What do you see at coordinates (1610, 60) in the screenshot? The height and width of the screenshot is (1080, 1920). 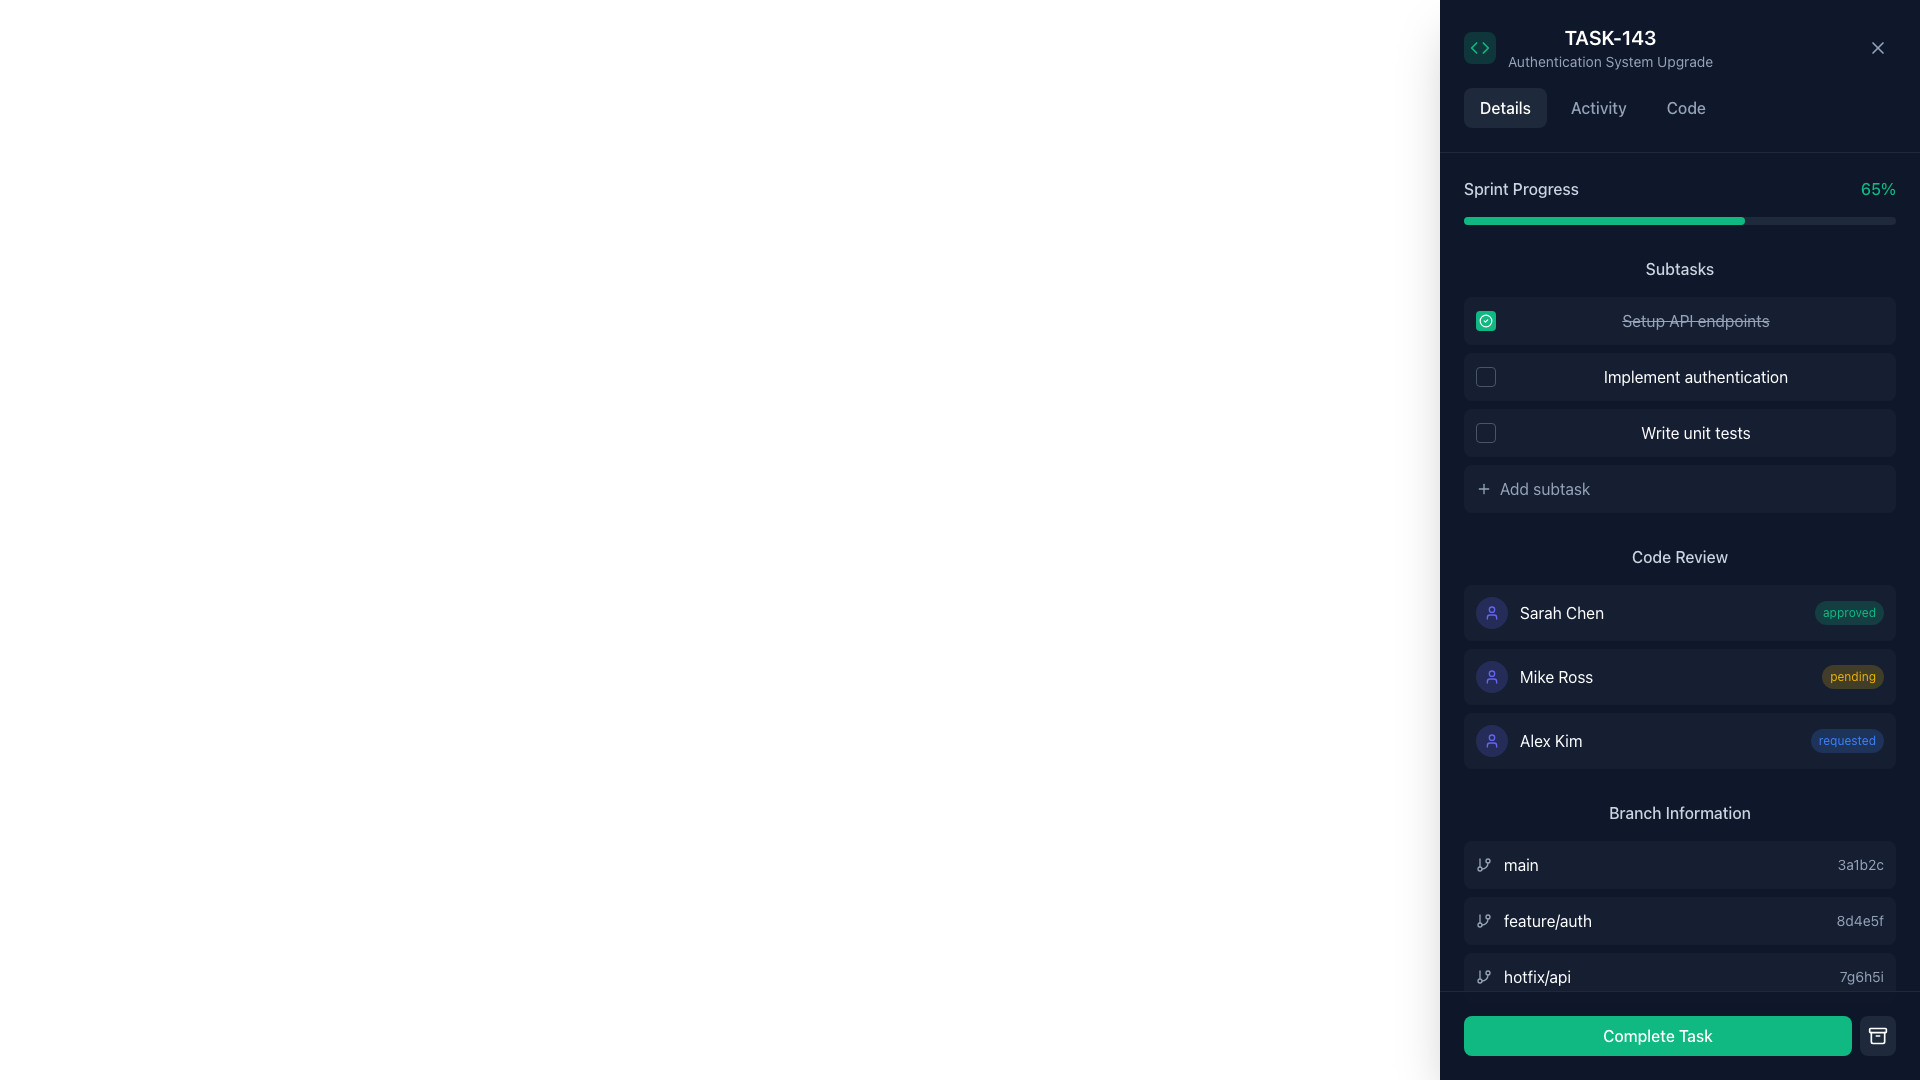 I see `the text label displaying 'Authentication System Upgrade', which is located directly below the 'TASK-143' title in the panel` at bounding box center [1610, 60].